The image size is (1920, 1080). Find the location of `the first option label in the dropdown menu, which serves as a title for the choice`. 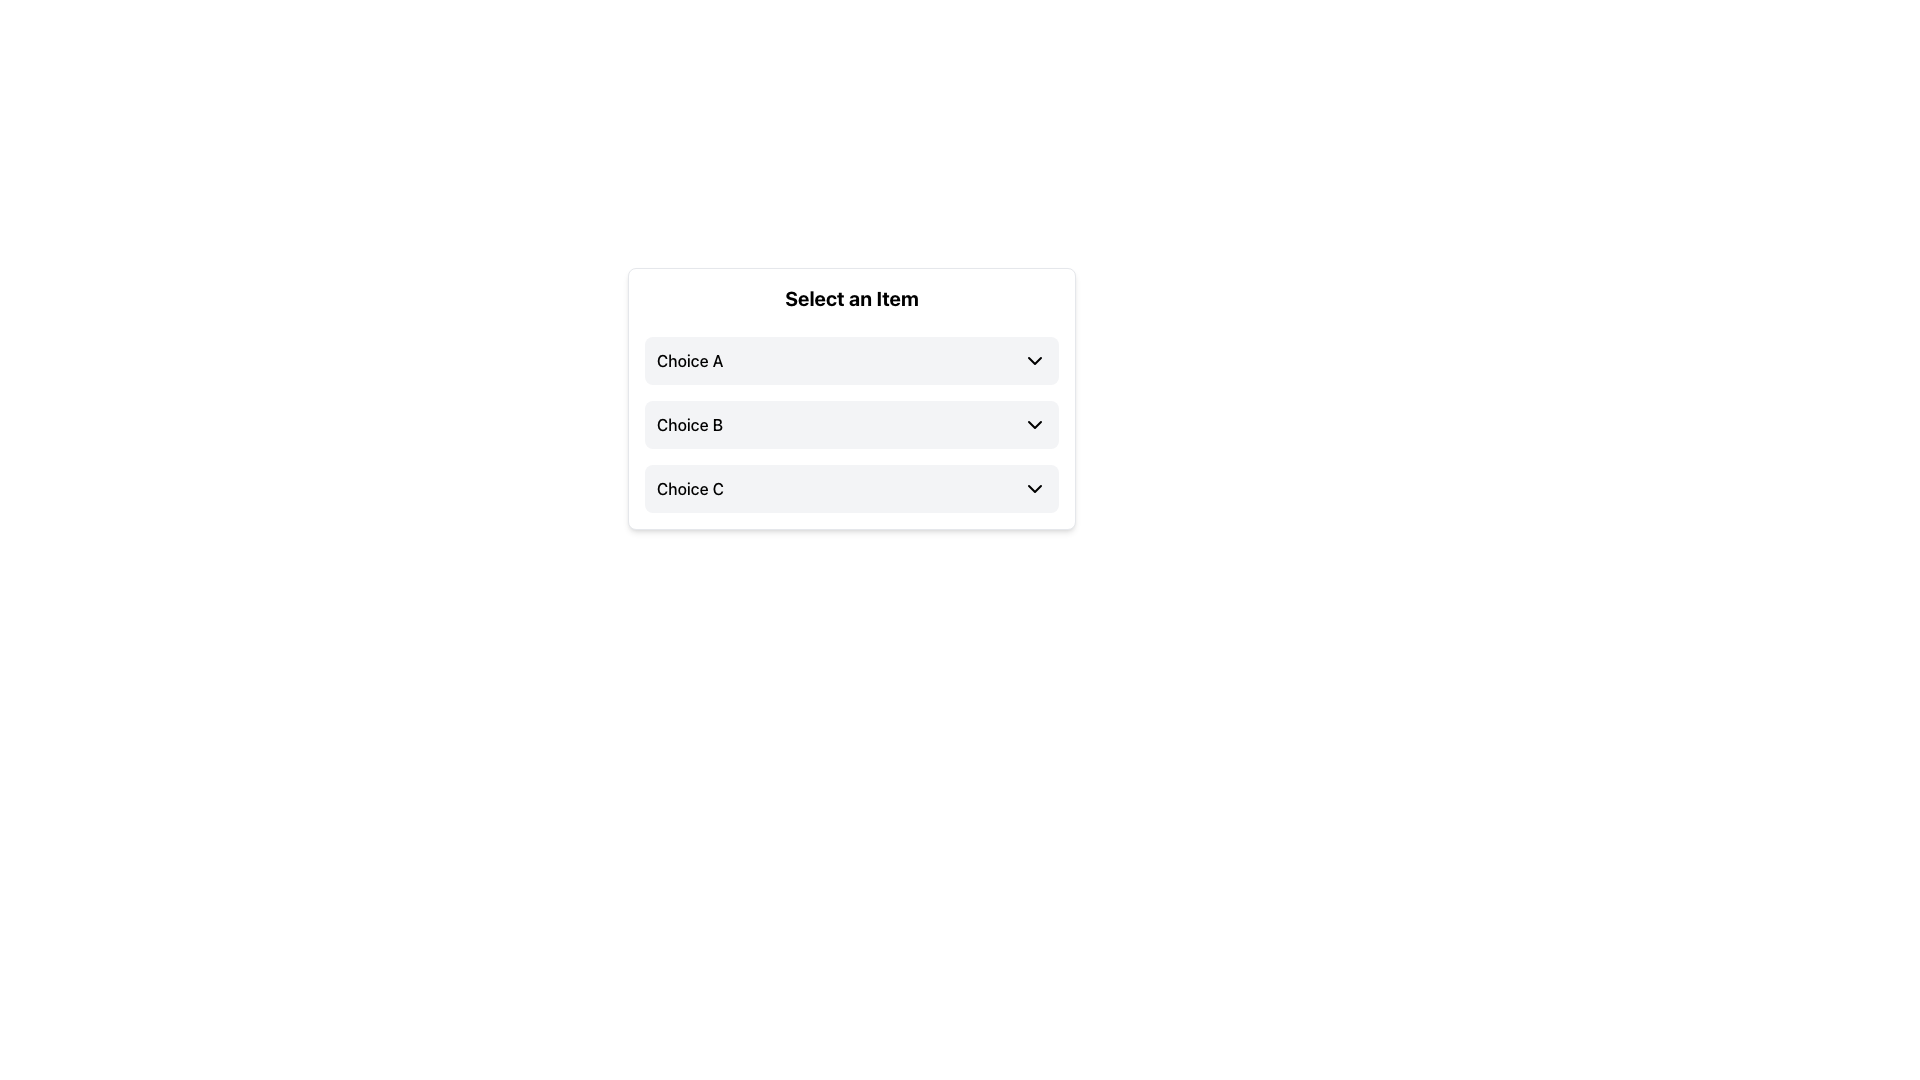

the first option label in the dropdown menu, which serves as a title for the choice is located at coordinates (690, 361).